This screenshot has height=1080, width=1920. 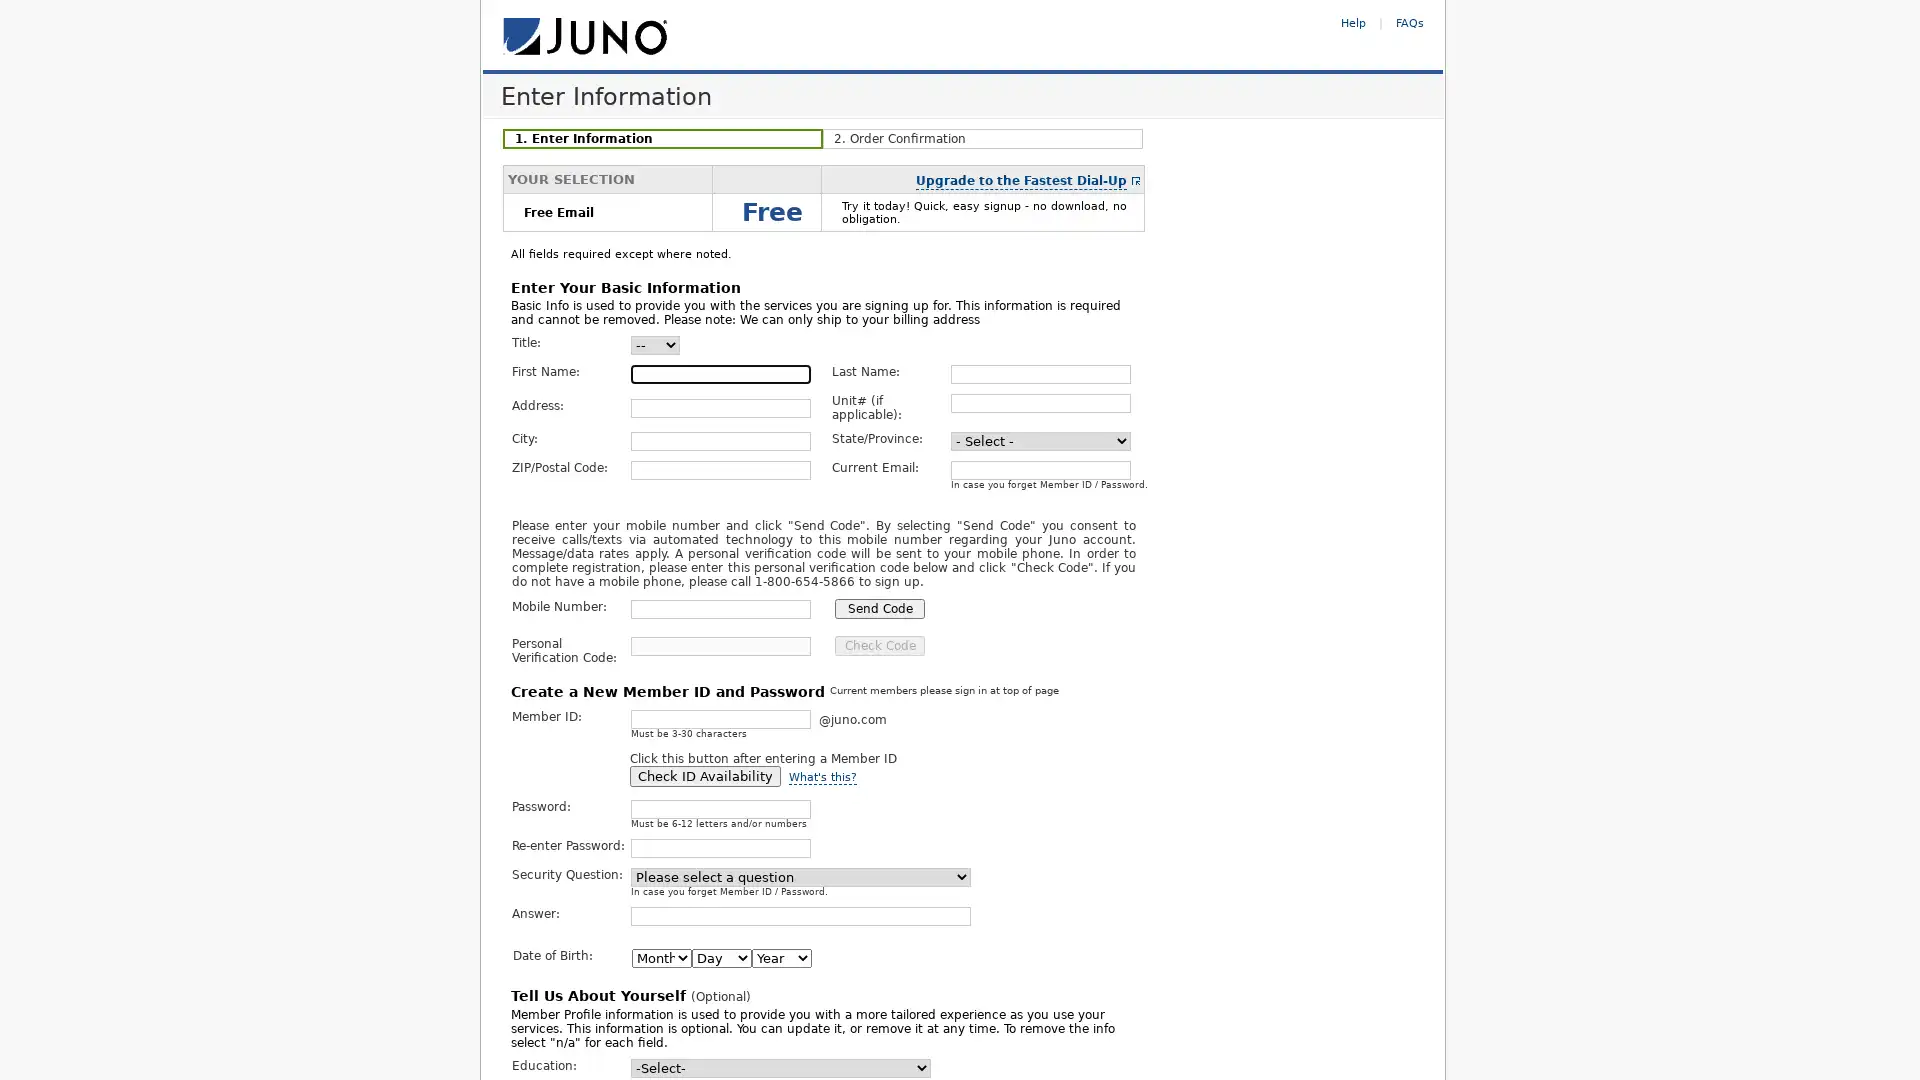 I want to click on Check Code, so click(x=879, y=645).